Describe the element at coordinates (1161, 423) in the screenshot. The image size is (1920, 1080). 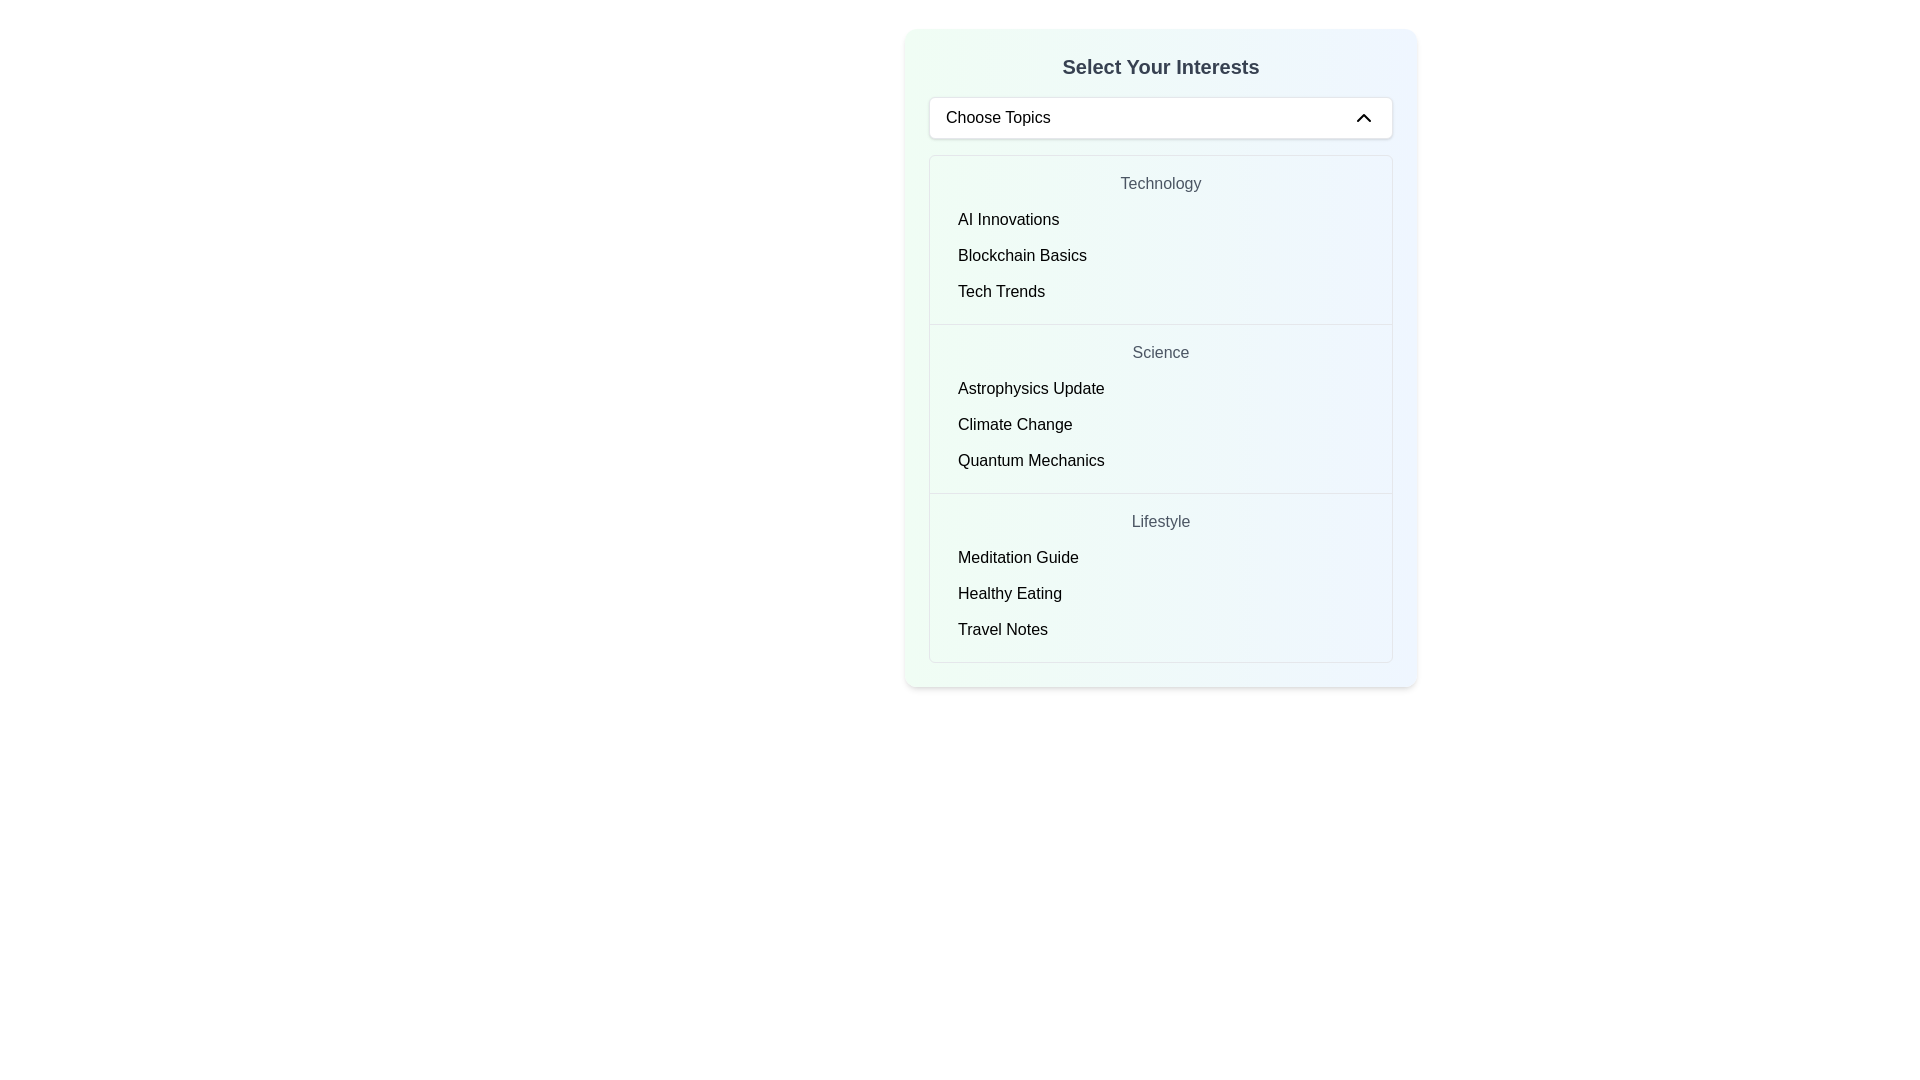
I see `the list item displaying 'Climate Change'` at that location.